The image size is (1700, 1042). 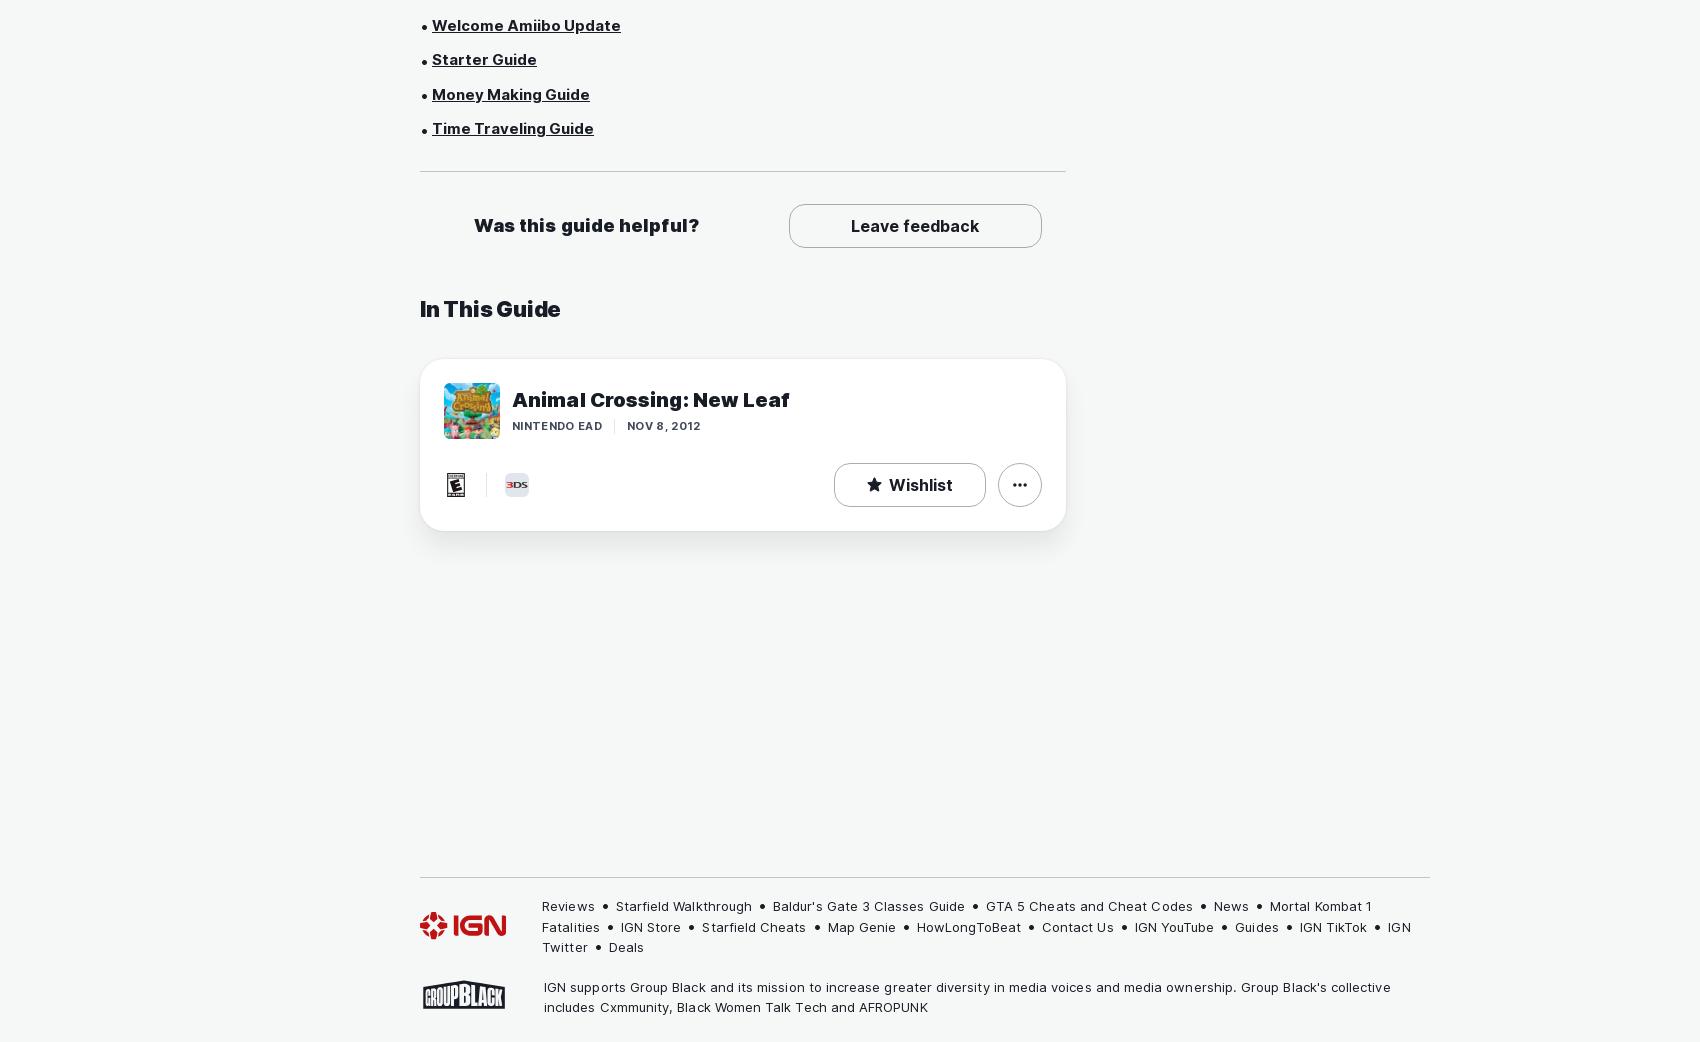 I want to click on 'Mortal Kombat 1 Fatalities', so click(x=540, y=915).